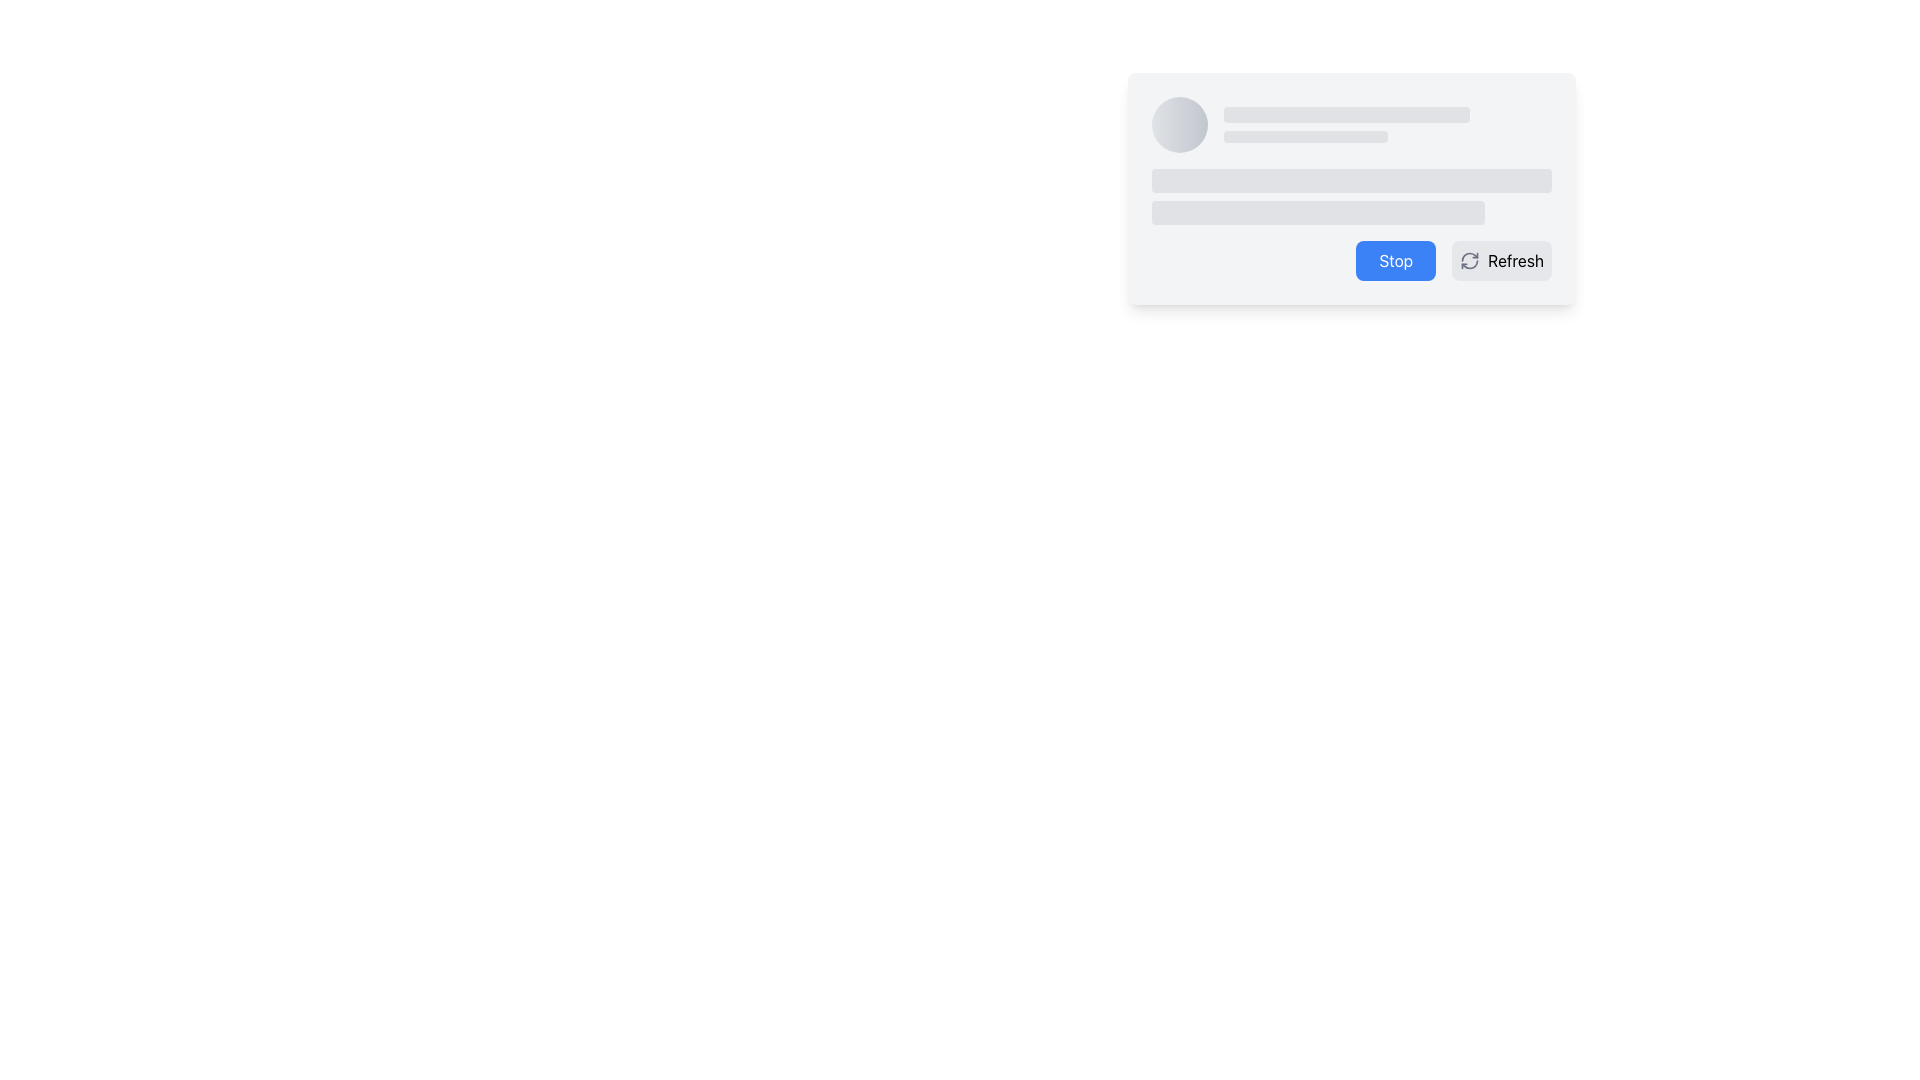 The image size is (1920, 1080). What do you see at coordinates (1470, 260) in the screenshot?
I see `the circular gray arrow icon located to the left of the 'Refresh' text within the button, positioned to the right of the blue 'Stop' button` at bounding box center [1470, 260].